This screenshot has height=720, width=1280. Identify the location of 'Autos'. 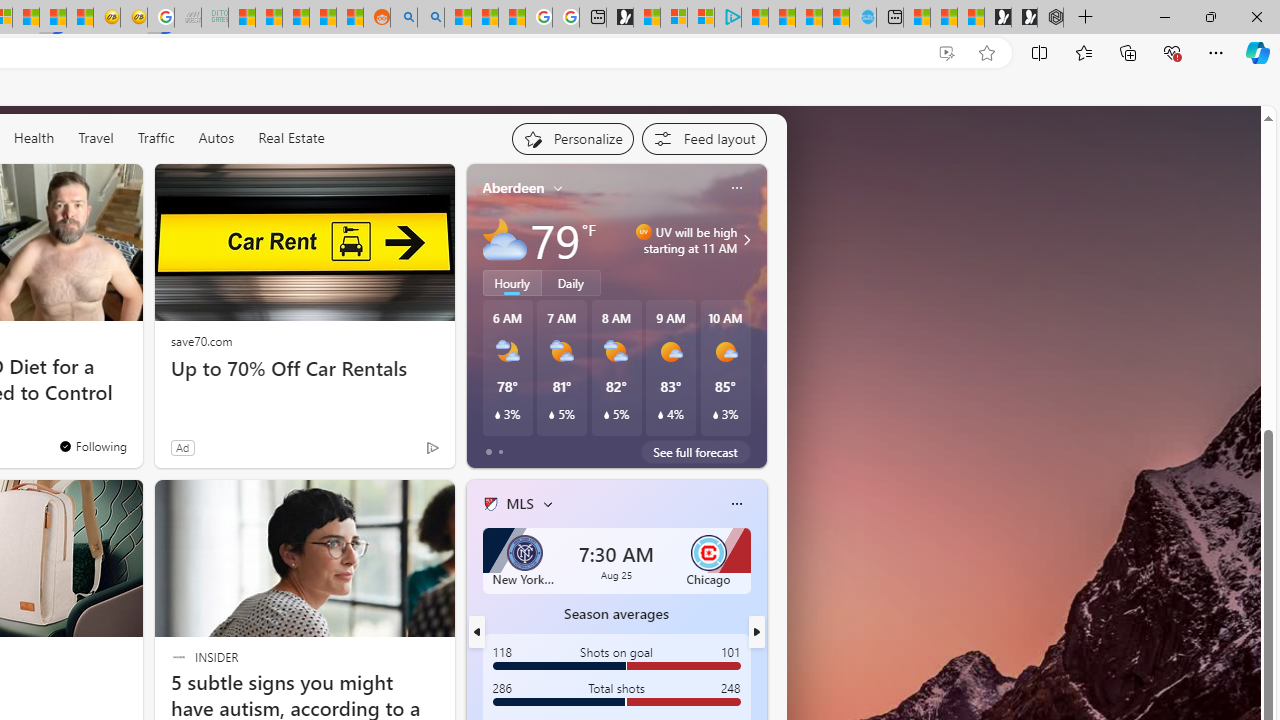
(216, 136).